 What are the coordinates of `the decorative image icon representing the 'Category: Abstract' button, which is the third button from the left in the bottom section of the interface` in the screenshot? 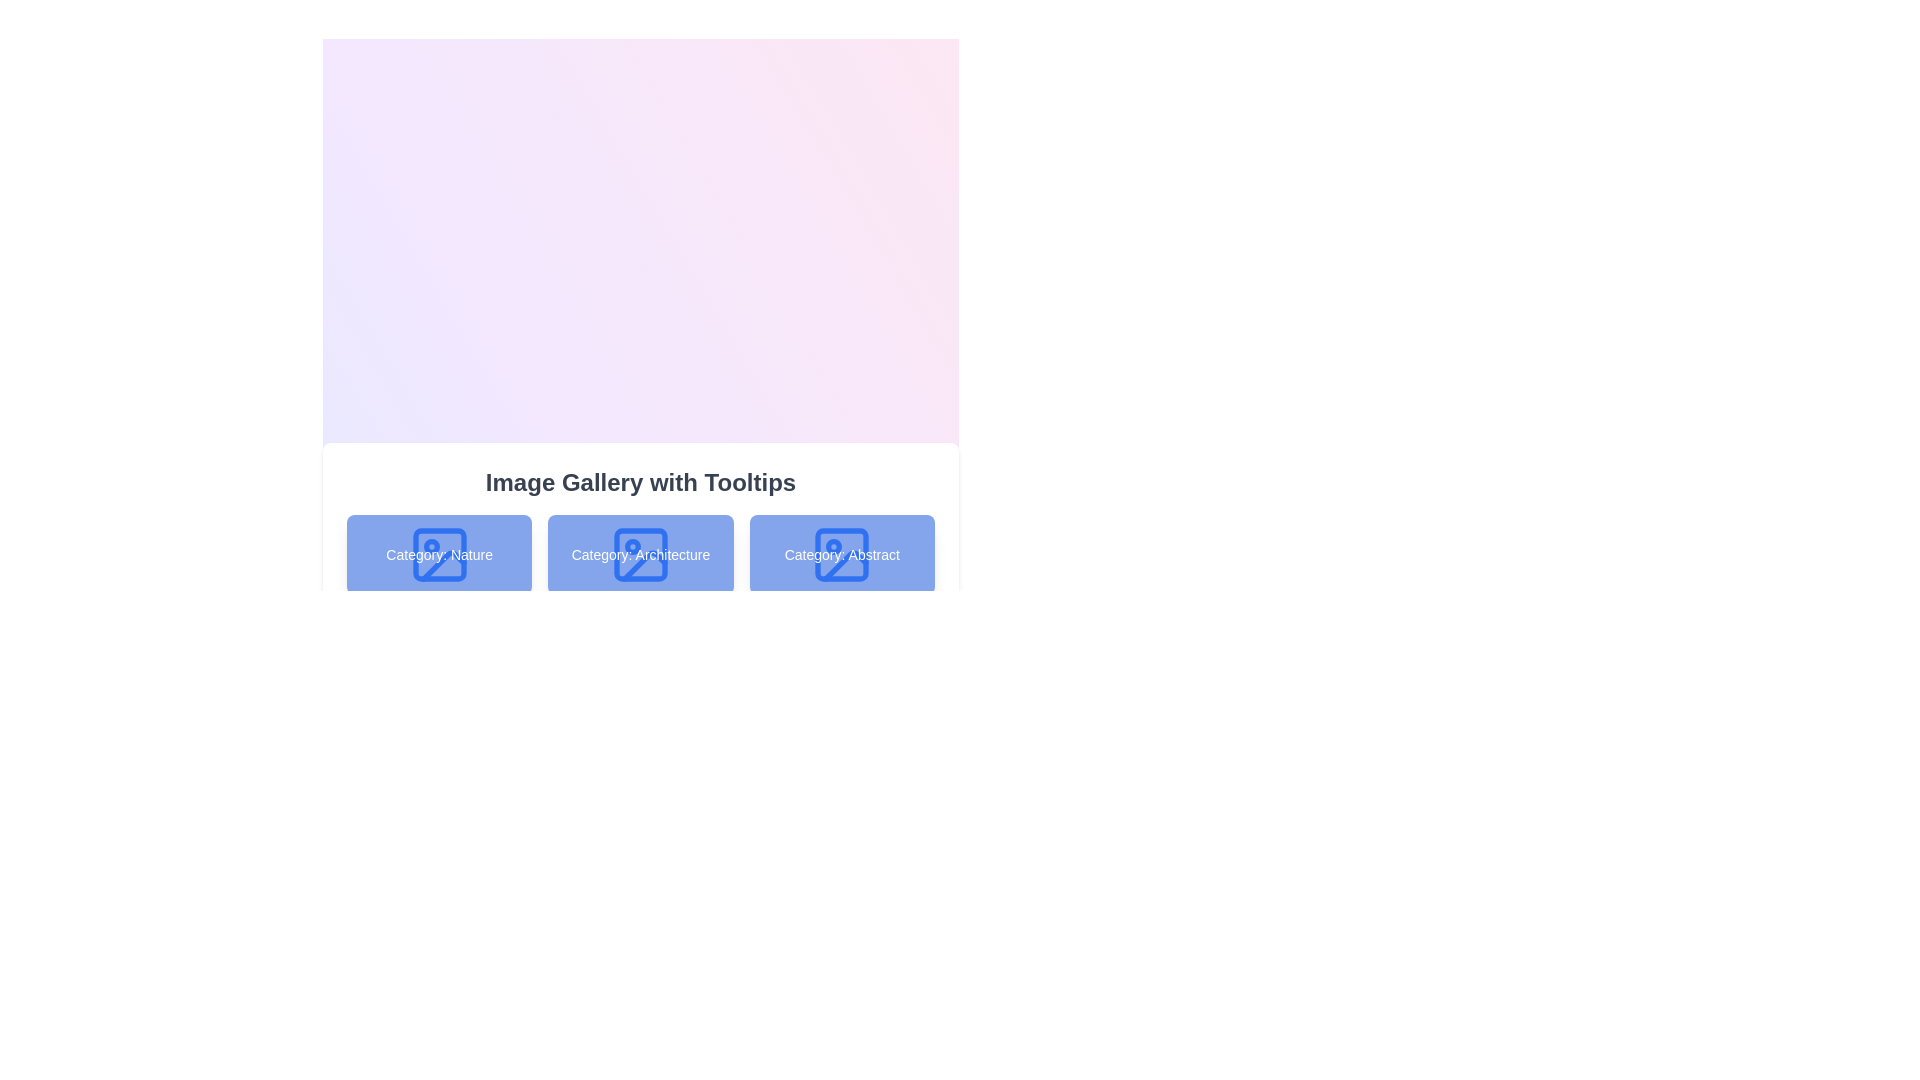 It's located at (842, 555).